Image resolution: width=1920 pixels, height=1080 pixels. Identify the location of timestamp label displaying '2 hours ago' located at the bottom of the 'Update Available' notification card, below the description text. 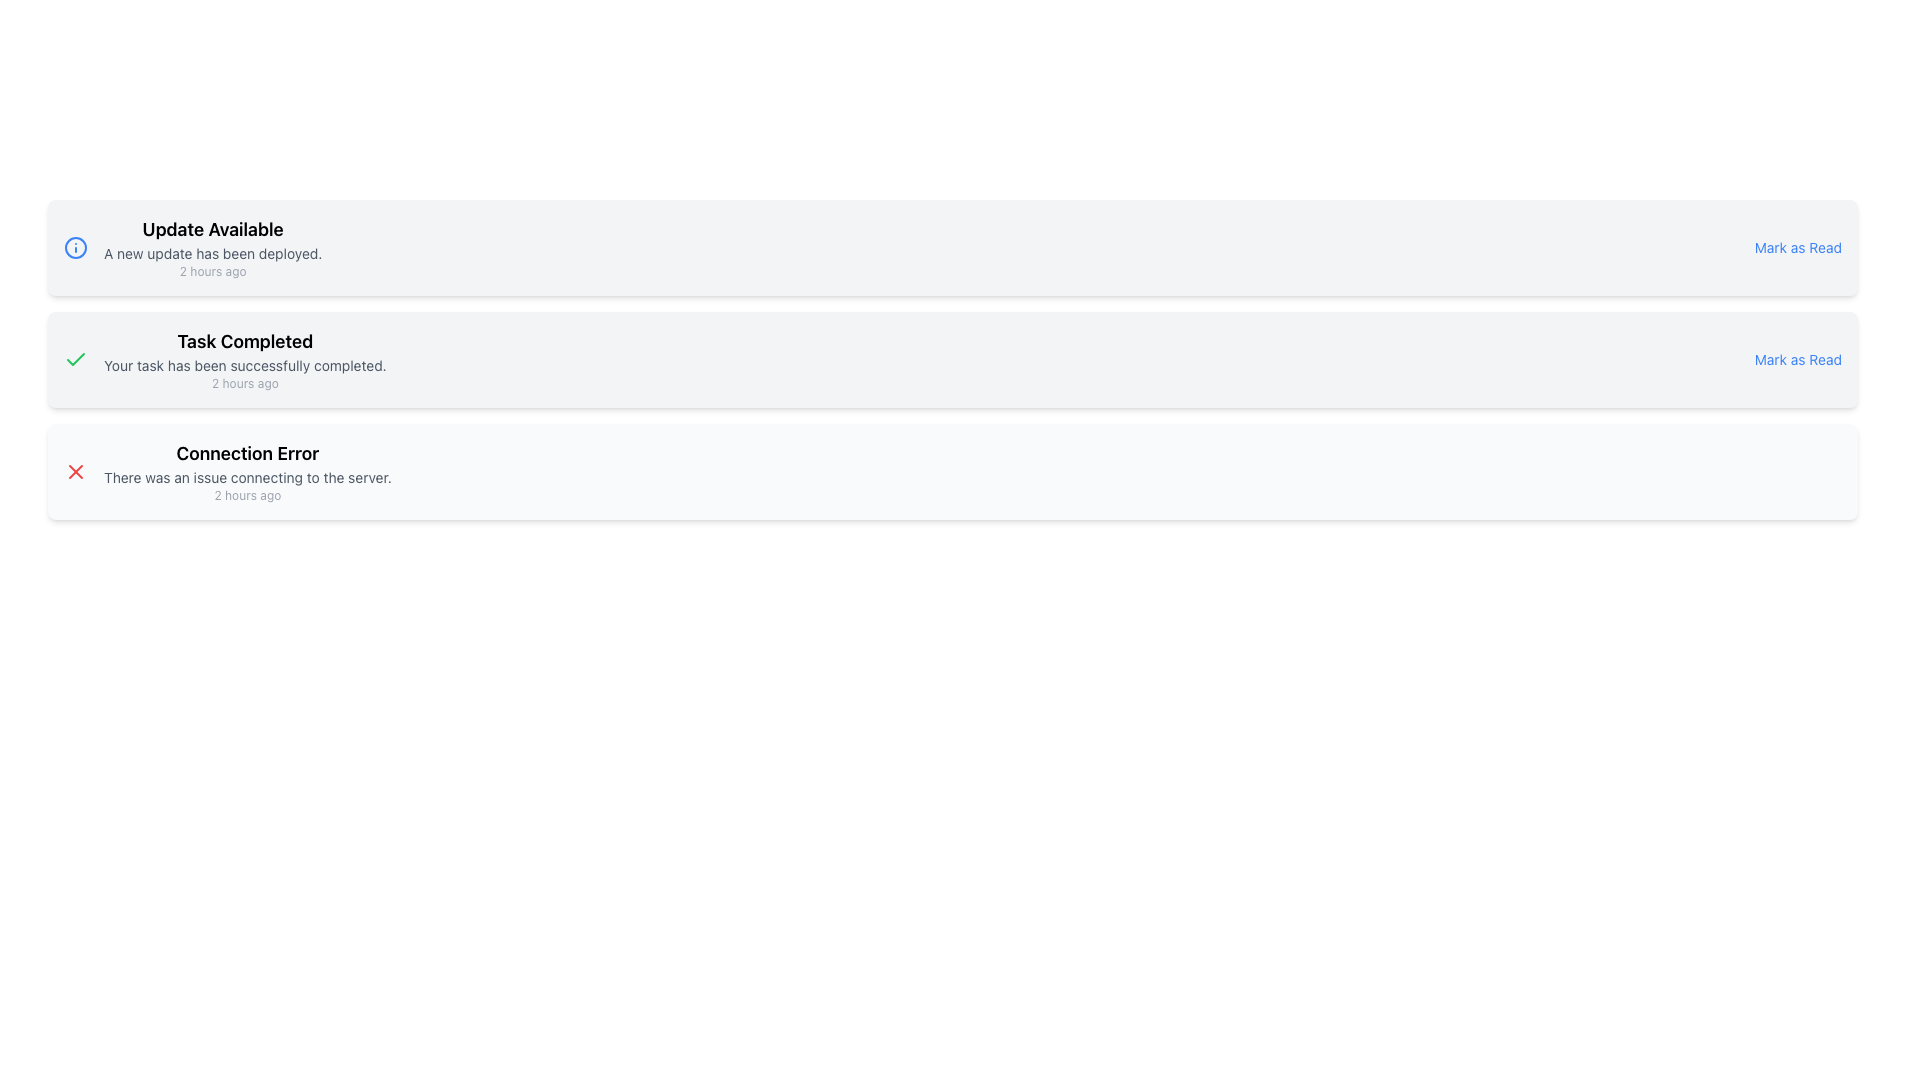
(213, 272).